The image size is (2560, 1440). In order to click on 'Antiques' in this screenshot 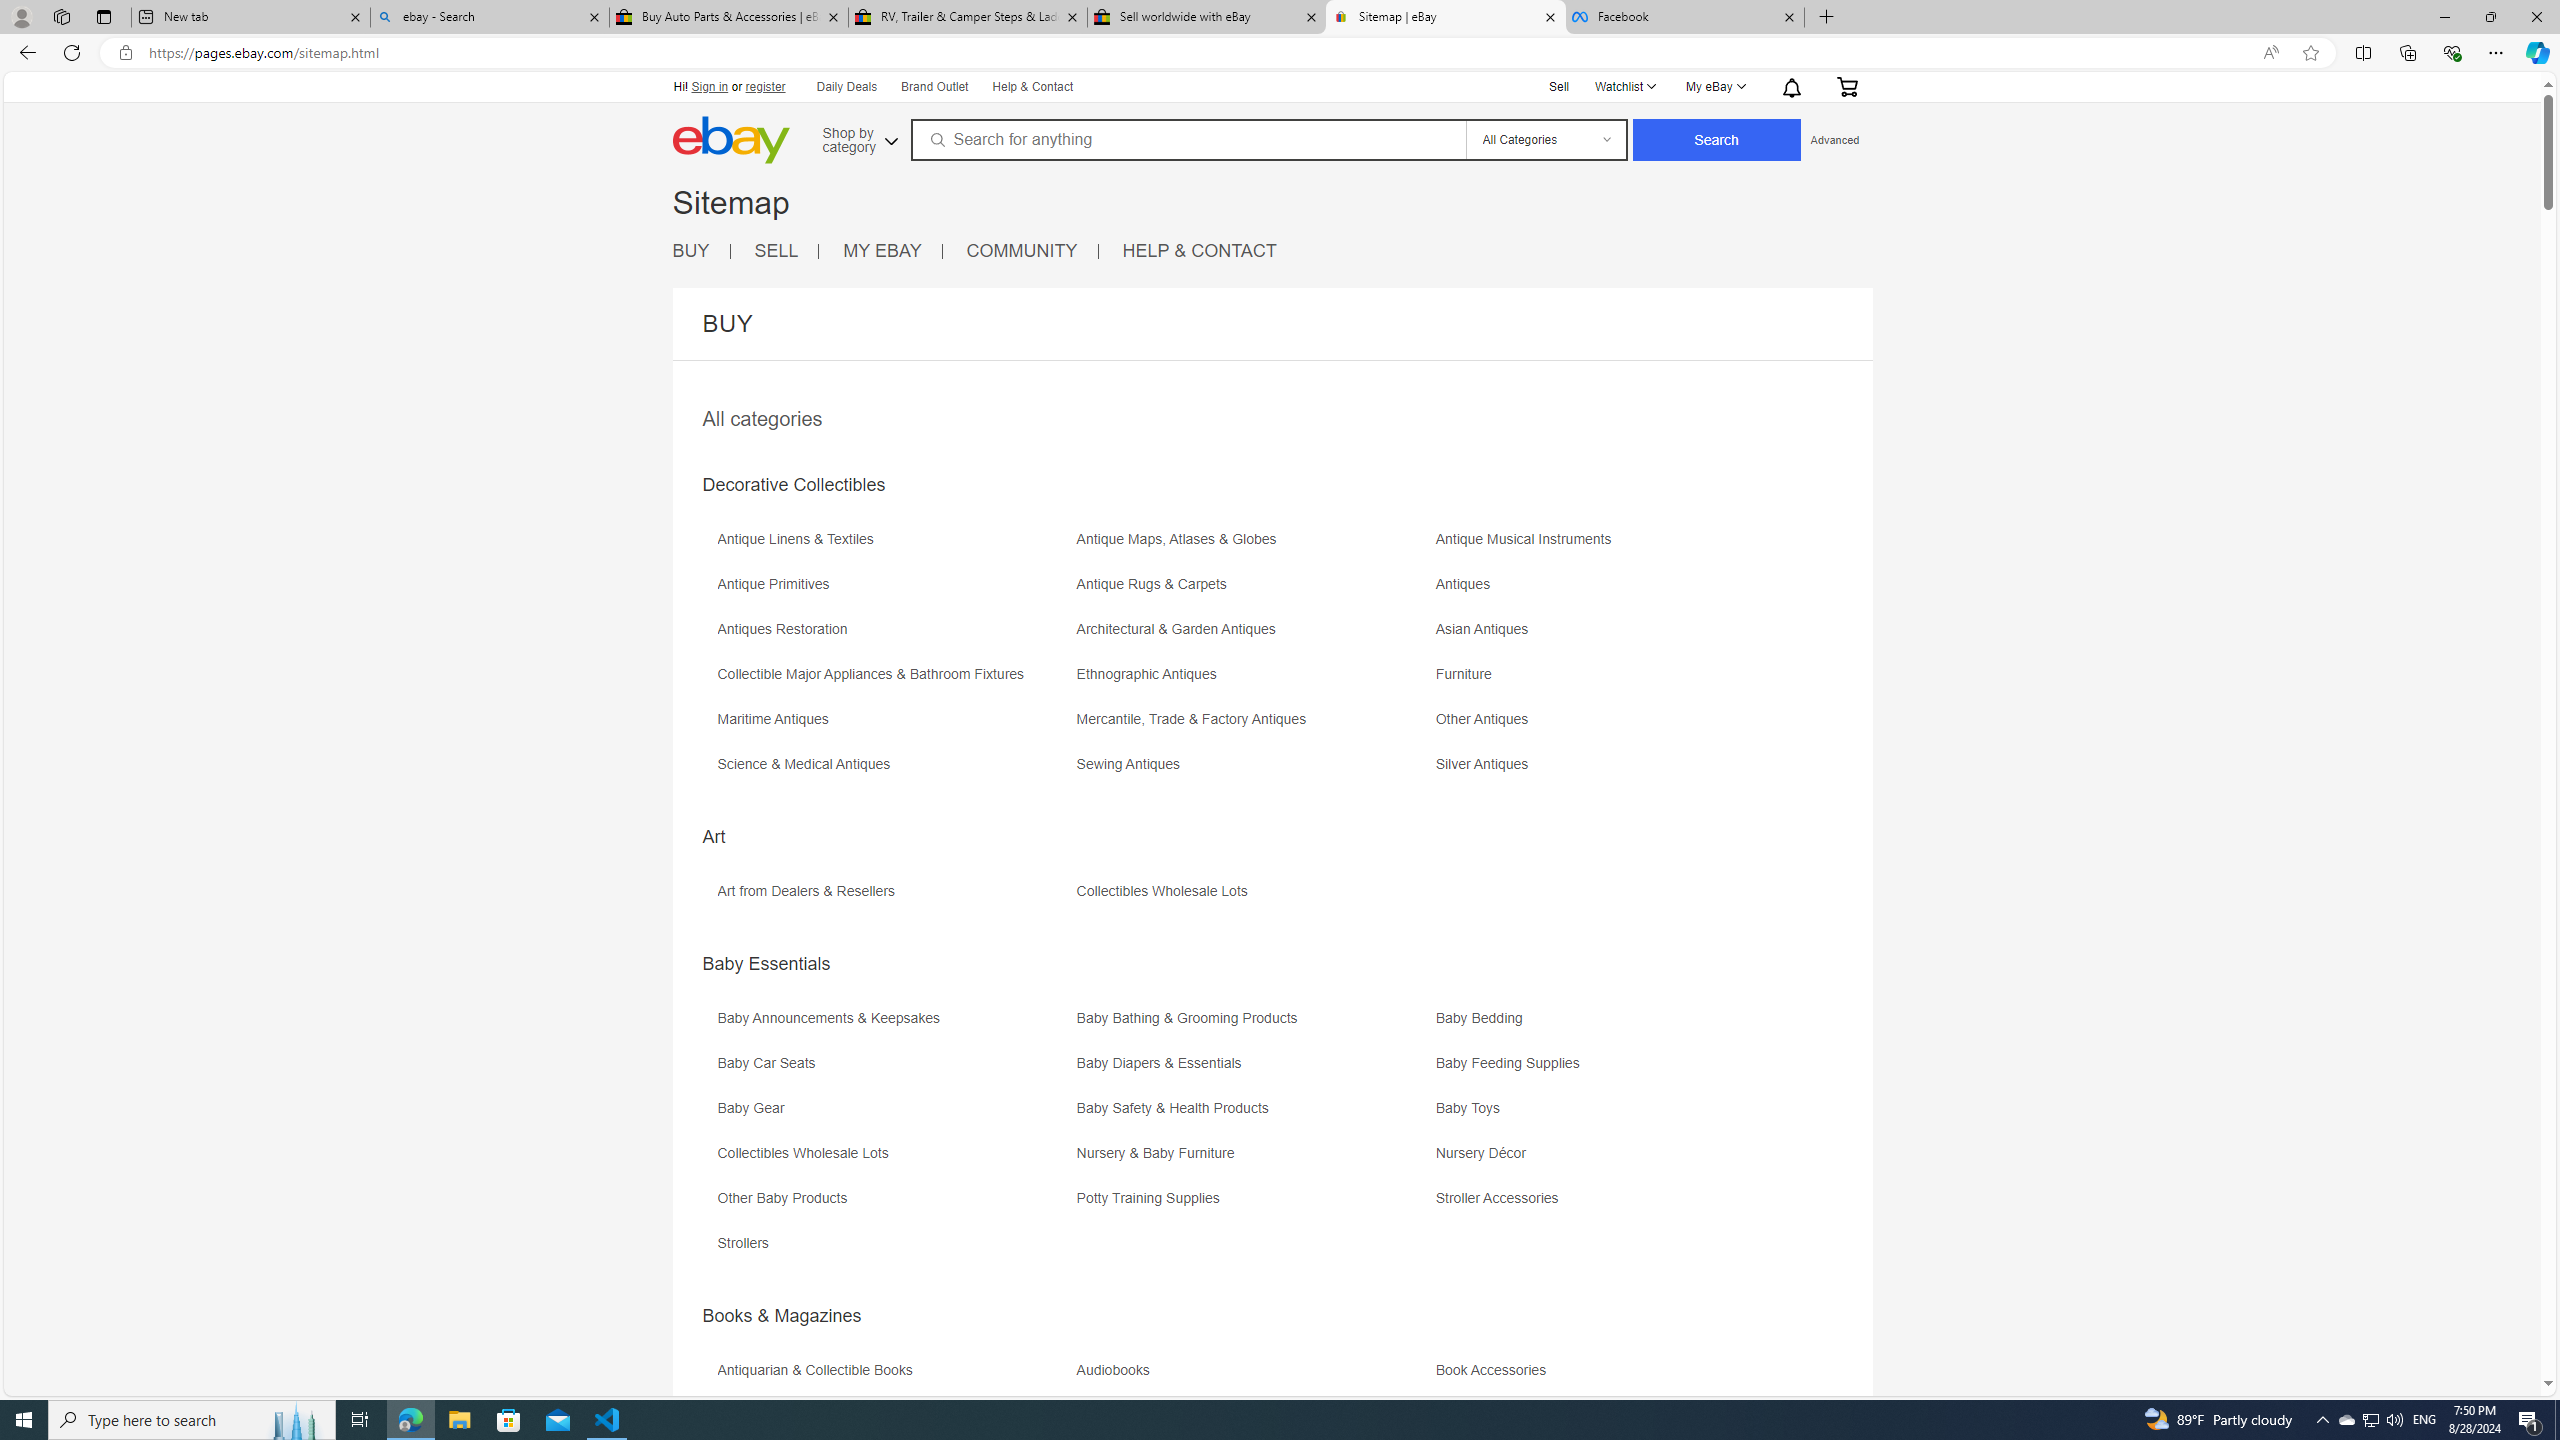, I will do `click(1614, 590)`.